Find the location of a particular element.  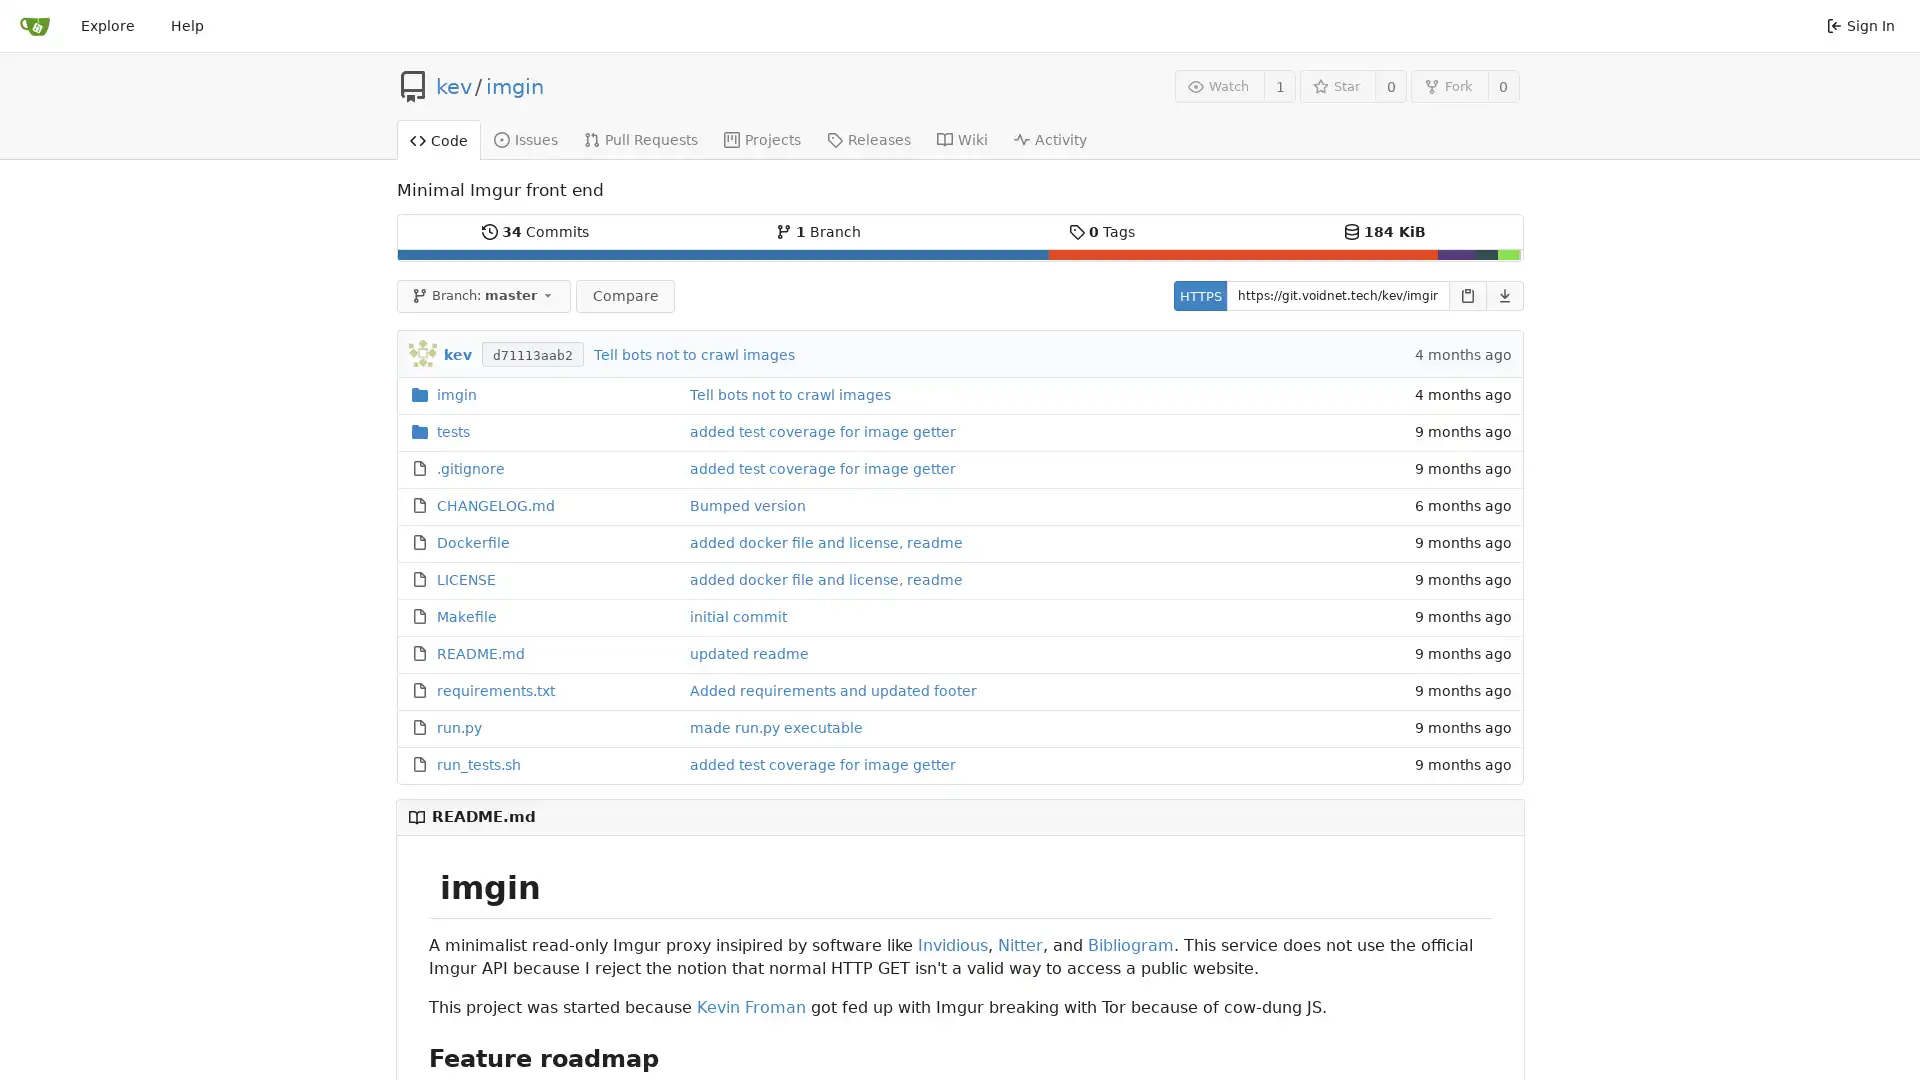

HTTPS is located at coordinates (1199, 296).